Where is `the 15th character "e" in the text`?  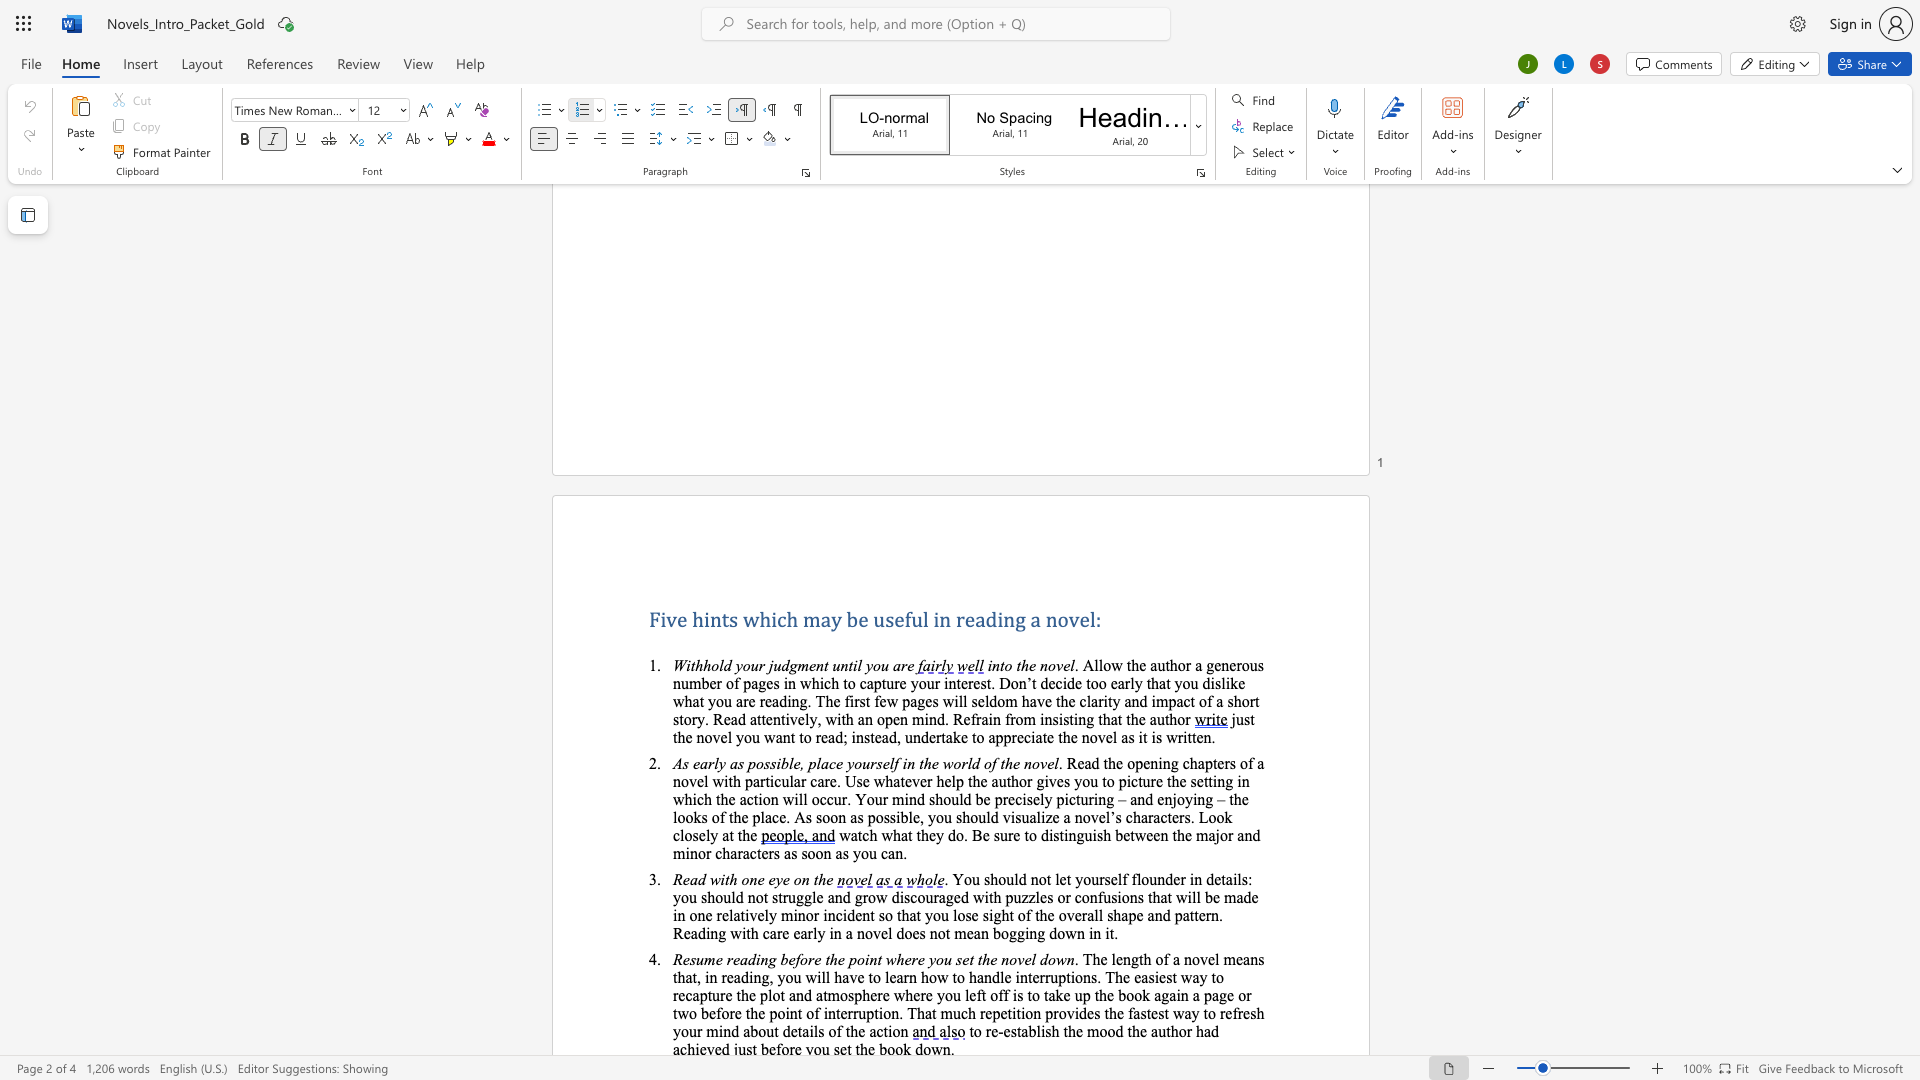
the 15th character "e" in the text is located at coordinates (1200, 780).